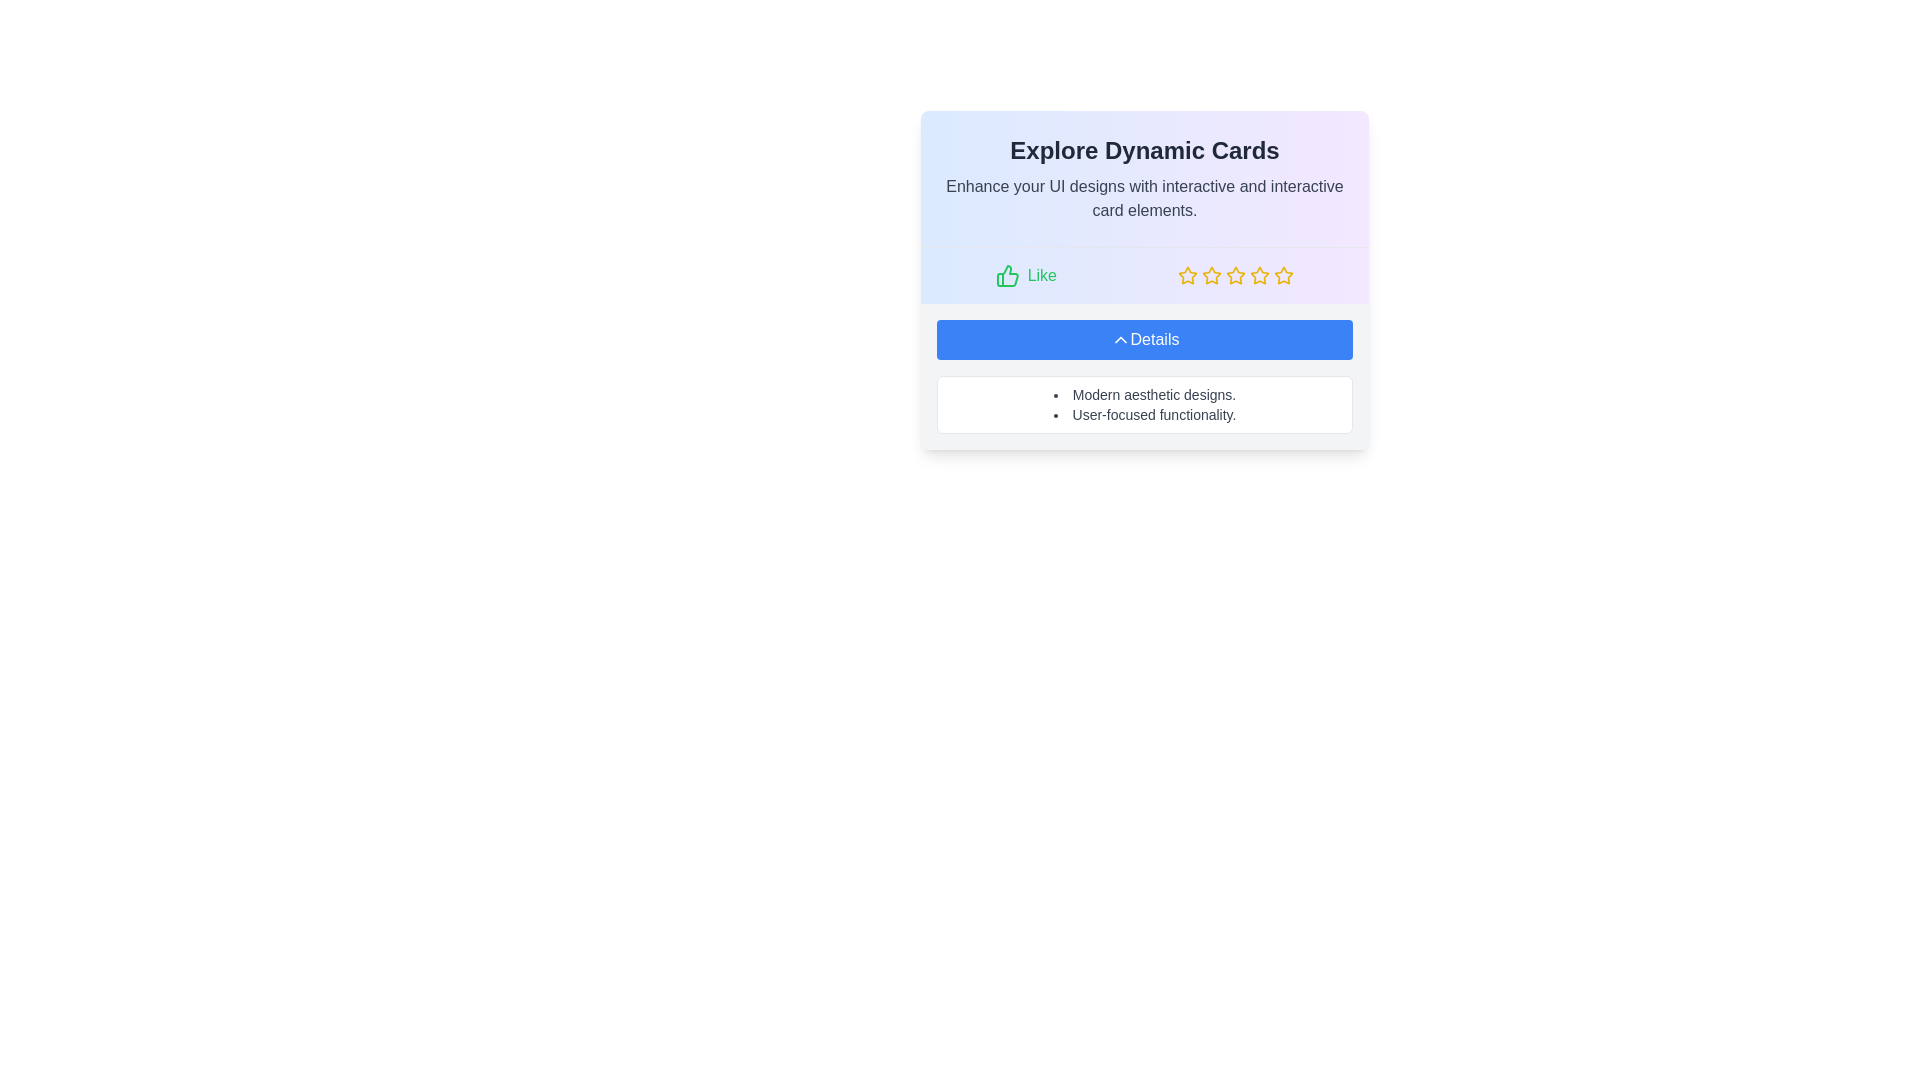  Describe the element at coordinates (1145, 405) in the screenshot. I see `the Text block with bullet points that provides additional details about the features or characteristics of a product or service, located beneath the 'Details' button` at that location.